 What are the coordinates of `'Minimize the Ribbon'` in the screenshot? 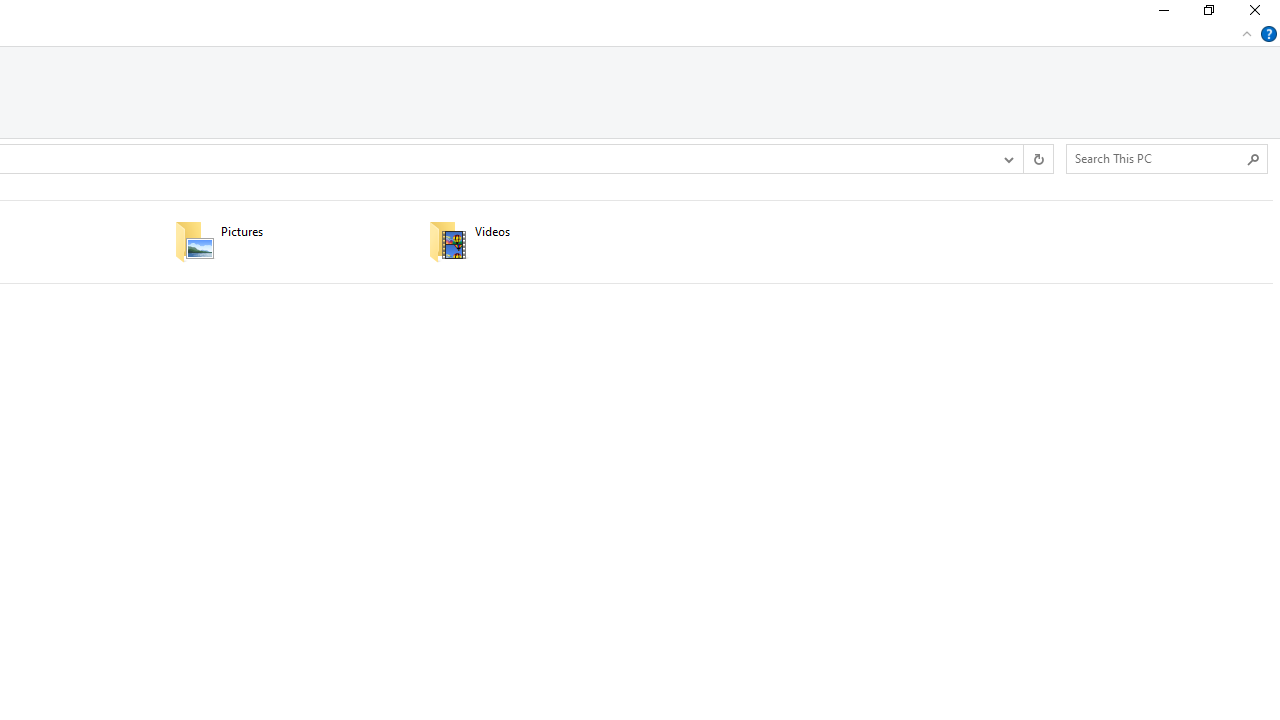 It's located at (1246, 33).